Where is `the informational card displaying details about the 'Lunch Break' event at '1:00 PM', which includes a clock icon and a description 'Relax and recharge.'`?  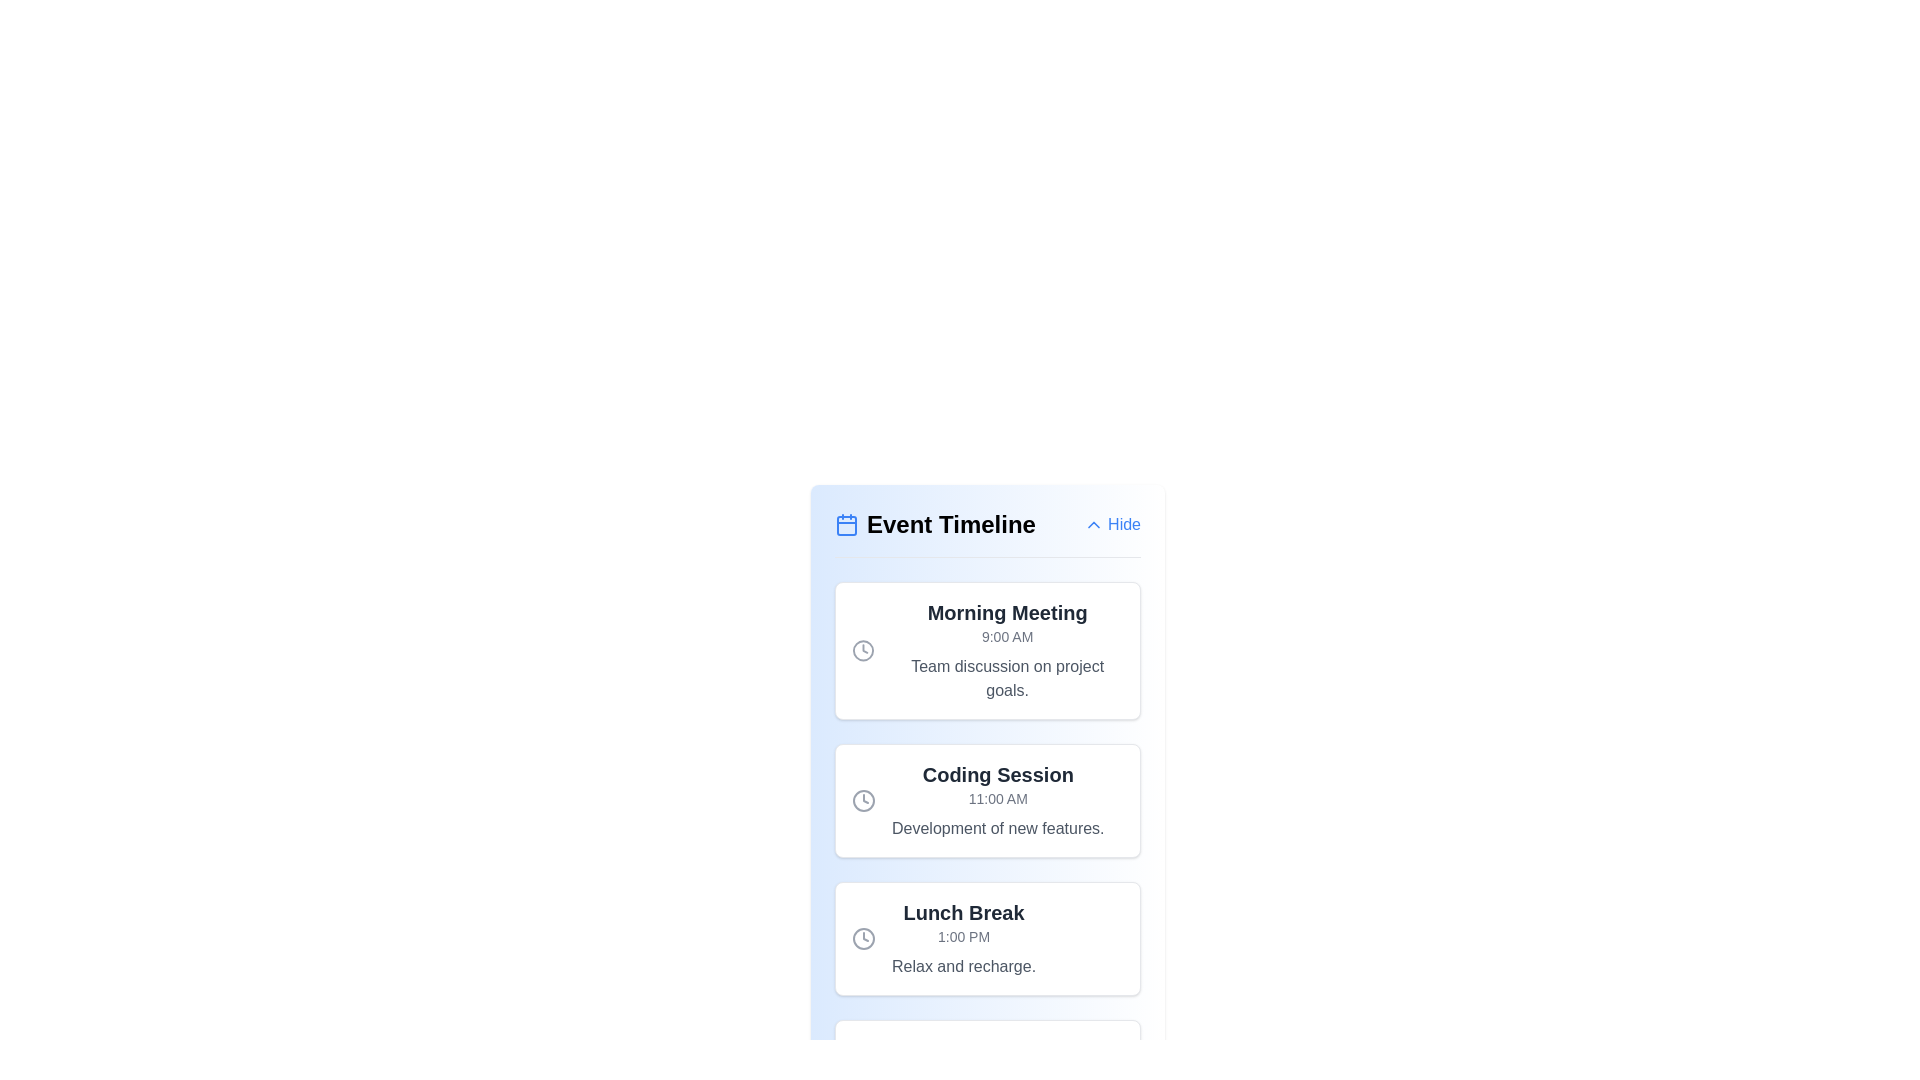 the informational card displaying details about the 'Lunch Break' event at '1:00 PM', which includes a clock icon and a description 'Relax and recharge.' is located at coordinates (988, 938).